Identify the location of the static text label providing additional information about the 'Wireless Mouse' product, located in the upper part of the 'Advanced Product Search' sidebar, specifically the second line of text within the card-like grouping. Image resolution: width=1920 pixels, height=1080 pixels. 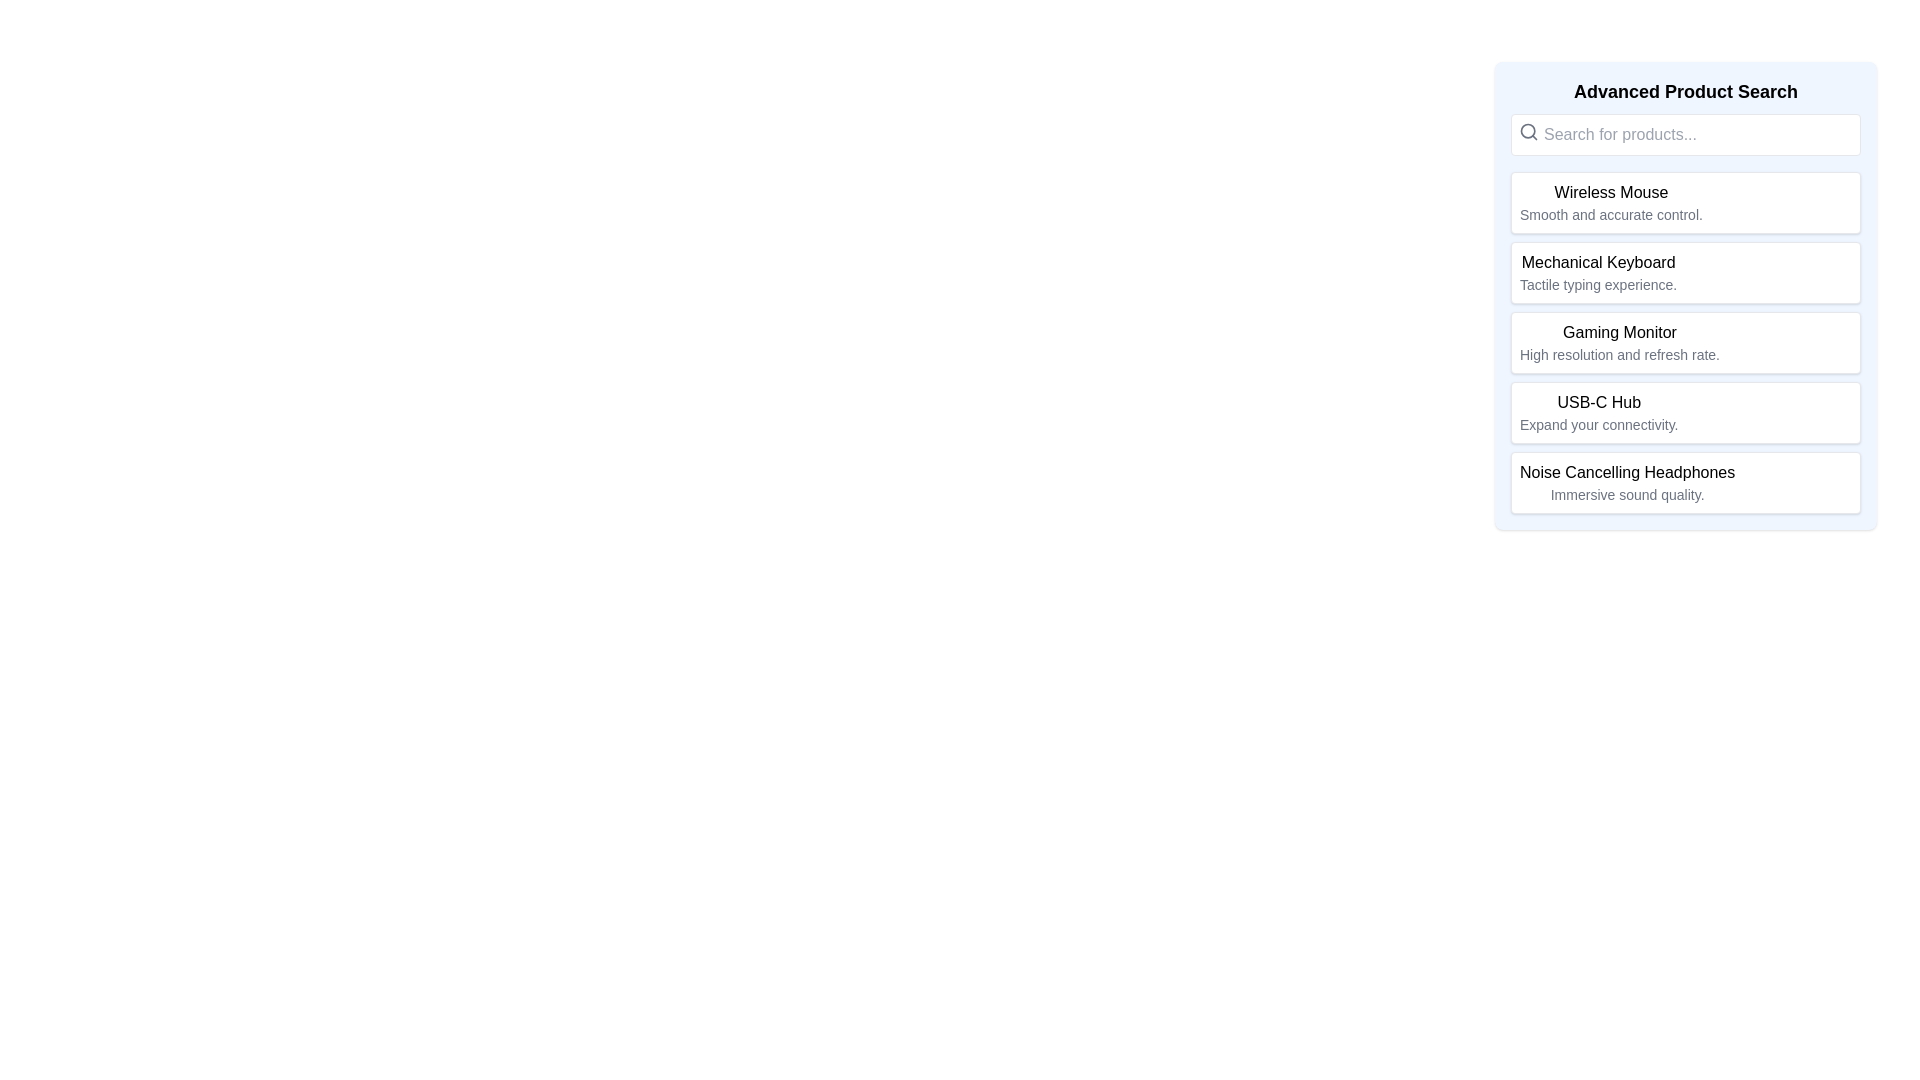
(1611, 215).